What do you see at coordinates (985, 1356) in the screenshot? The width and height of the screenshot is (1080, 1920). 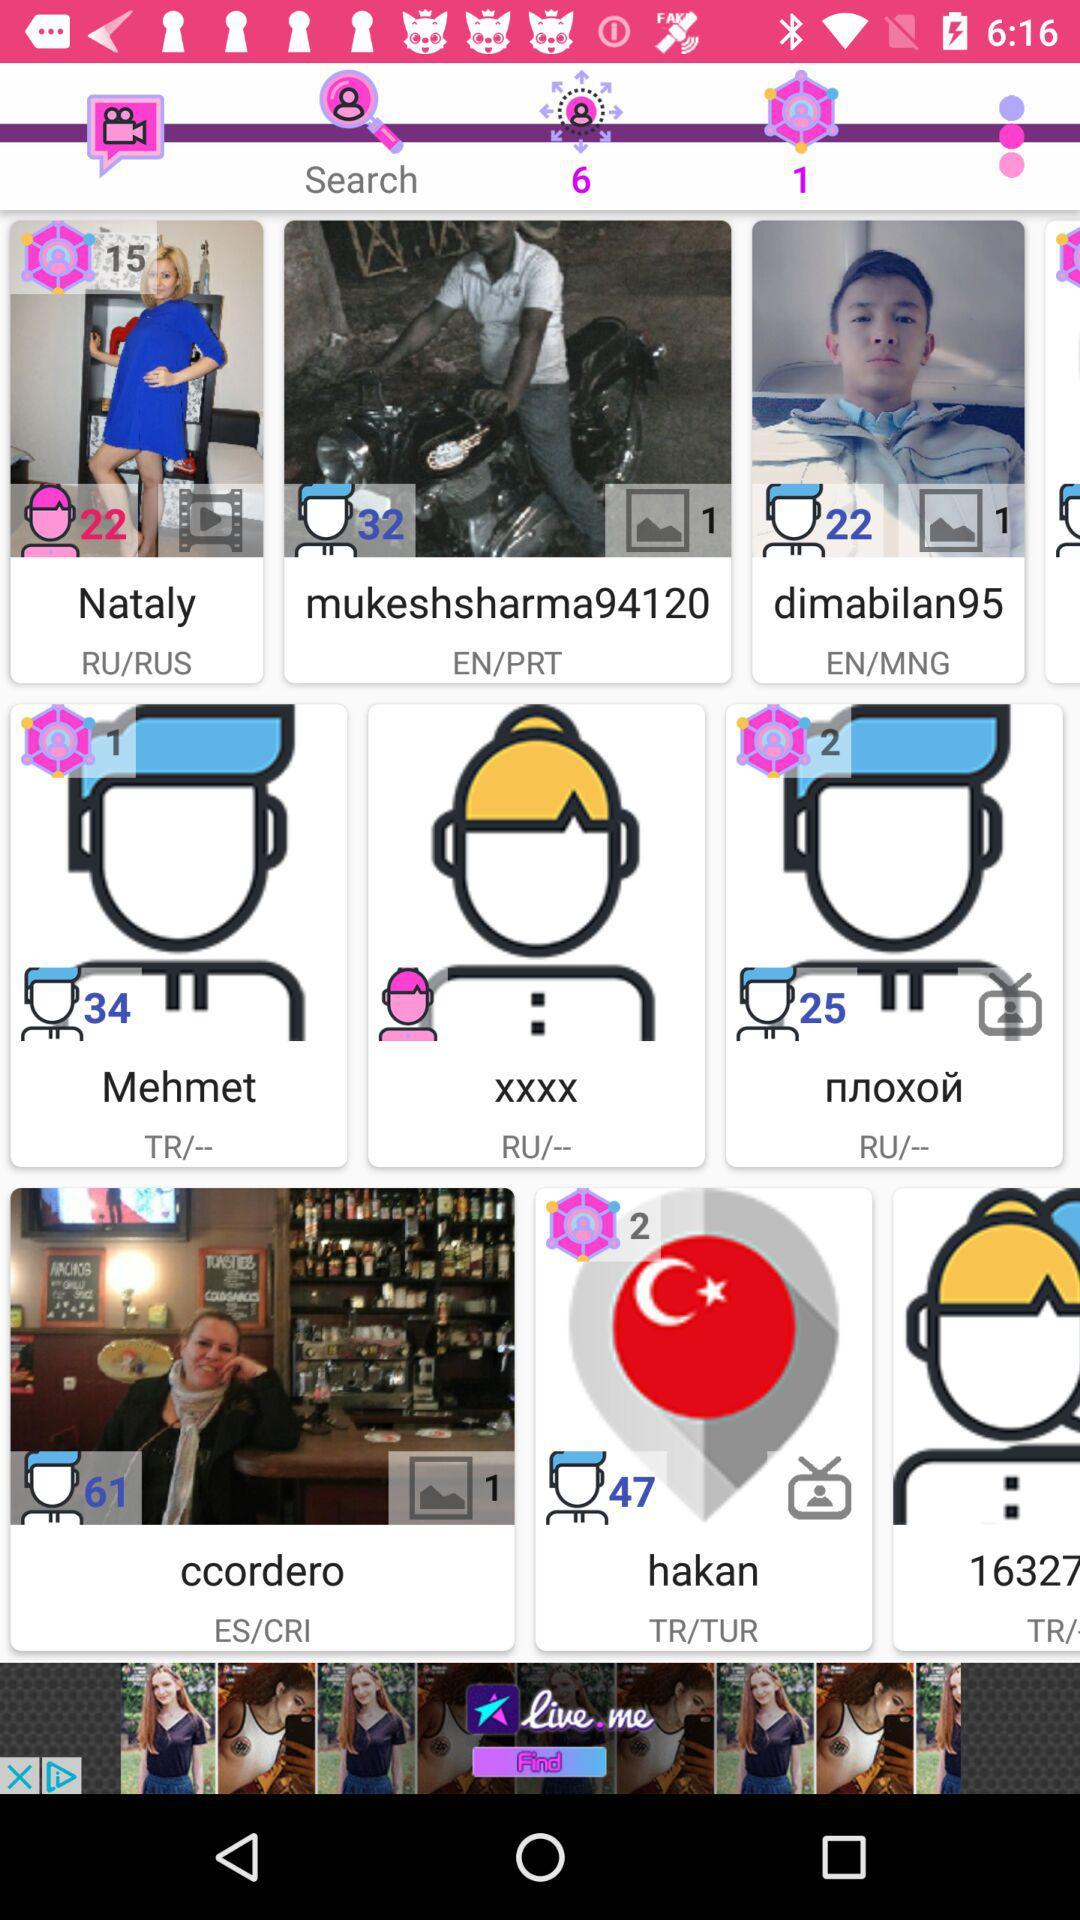 I see `selection choice` at bounding box center [985, 1356].